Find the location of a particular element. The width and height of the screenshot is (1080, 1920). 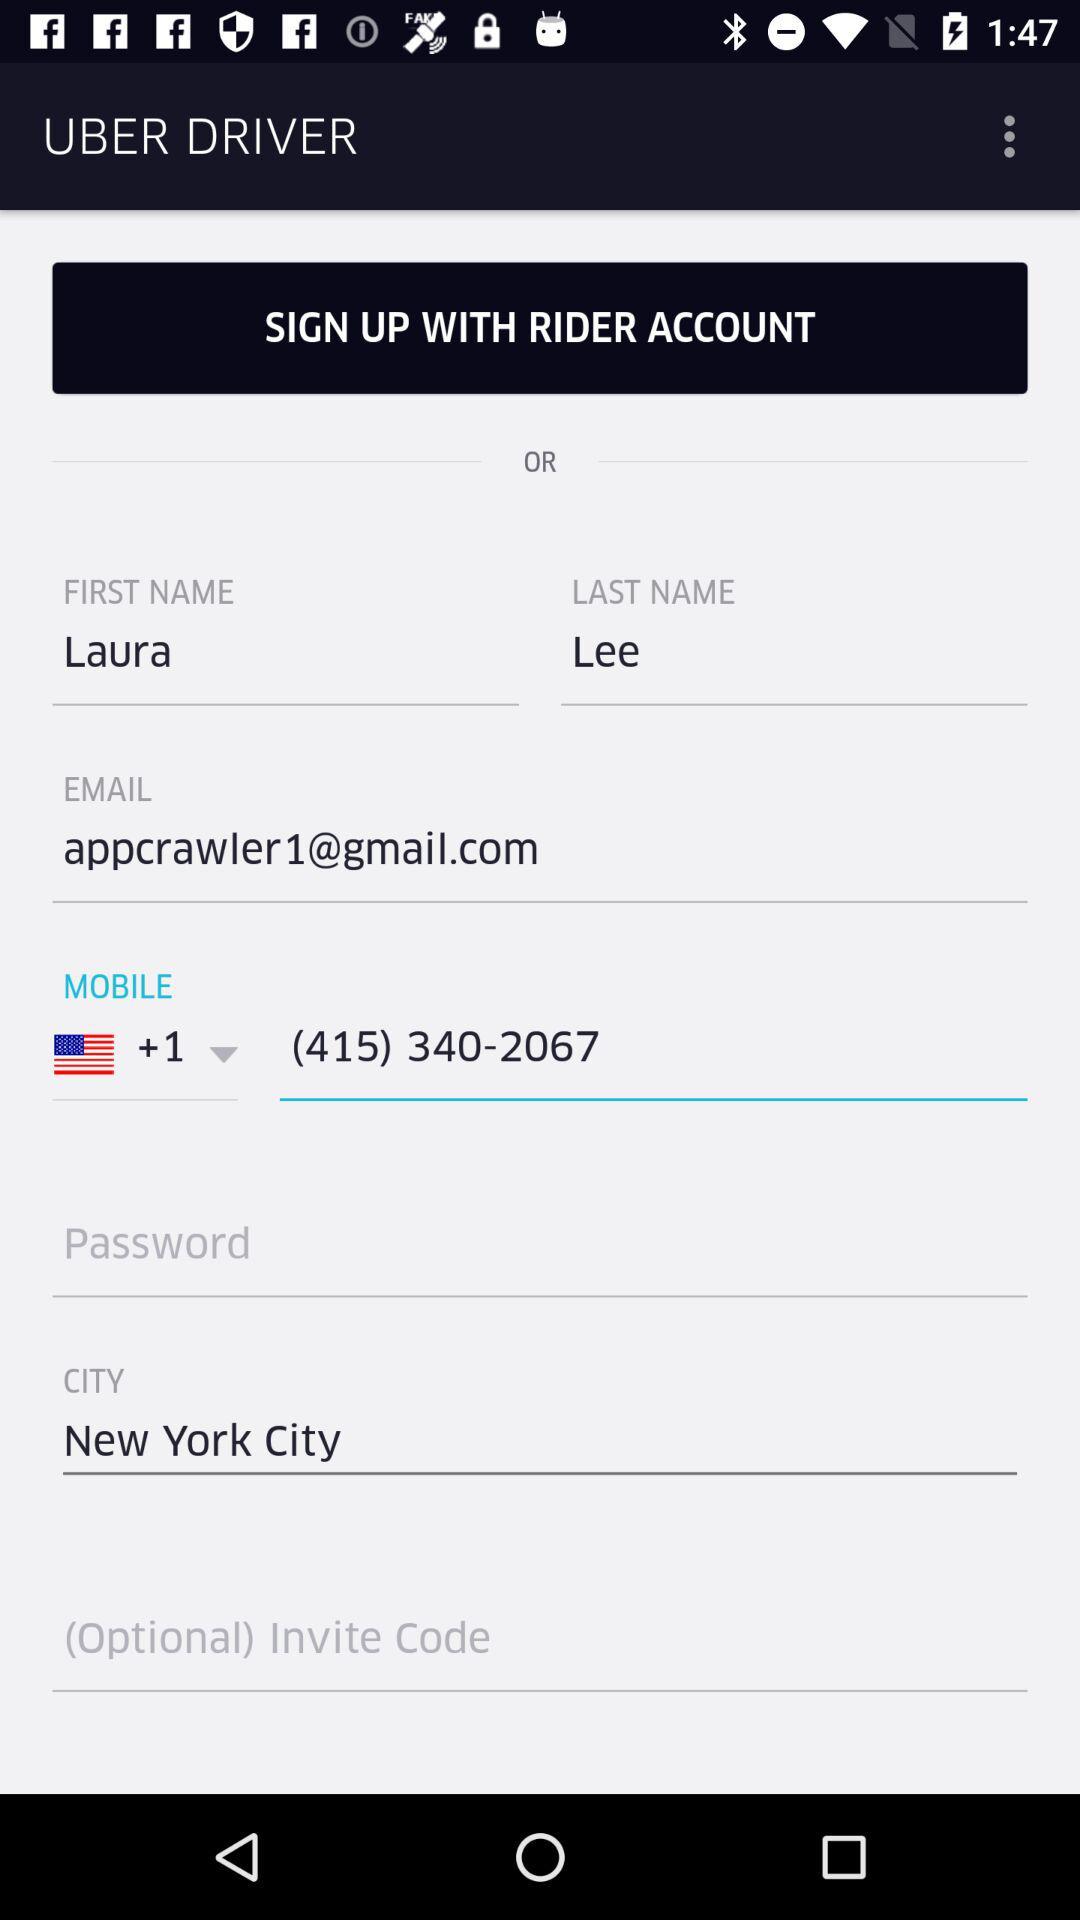

the item to the left of last name is located at coordinates (285, 660).